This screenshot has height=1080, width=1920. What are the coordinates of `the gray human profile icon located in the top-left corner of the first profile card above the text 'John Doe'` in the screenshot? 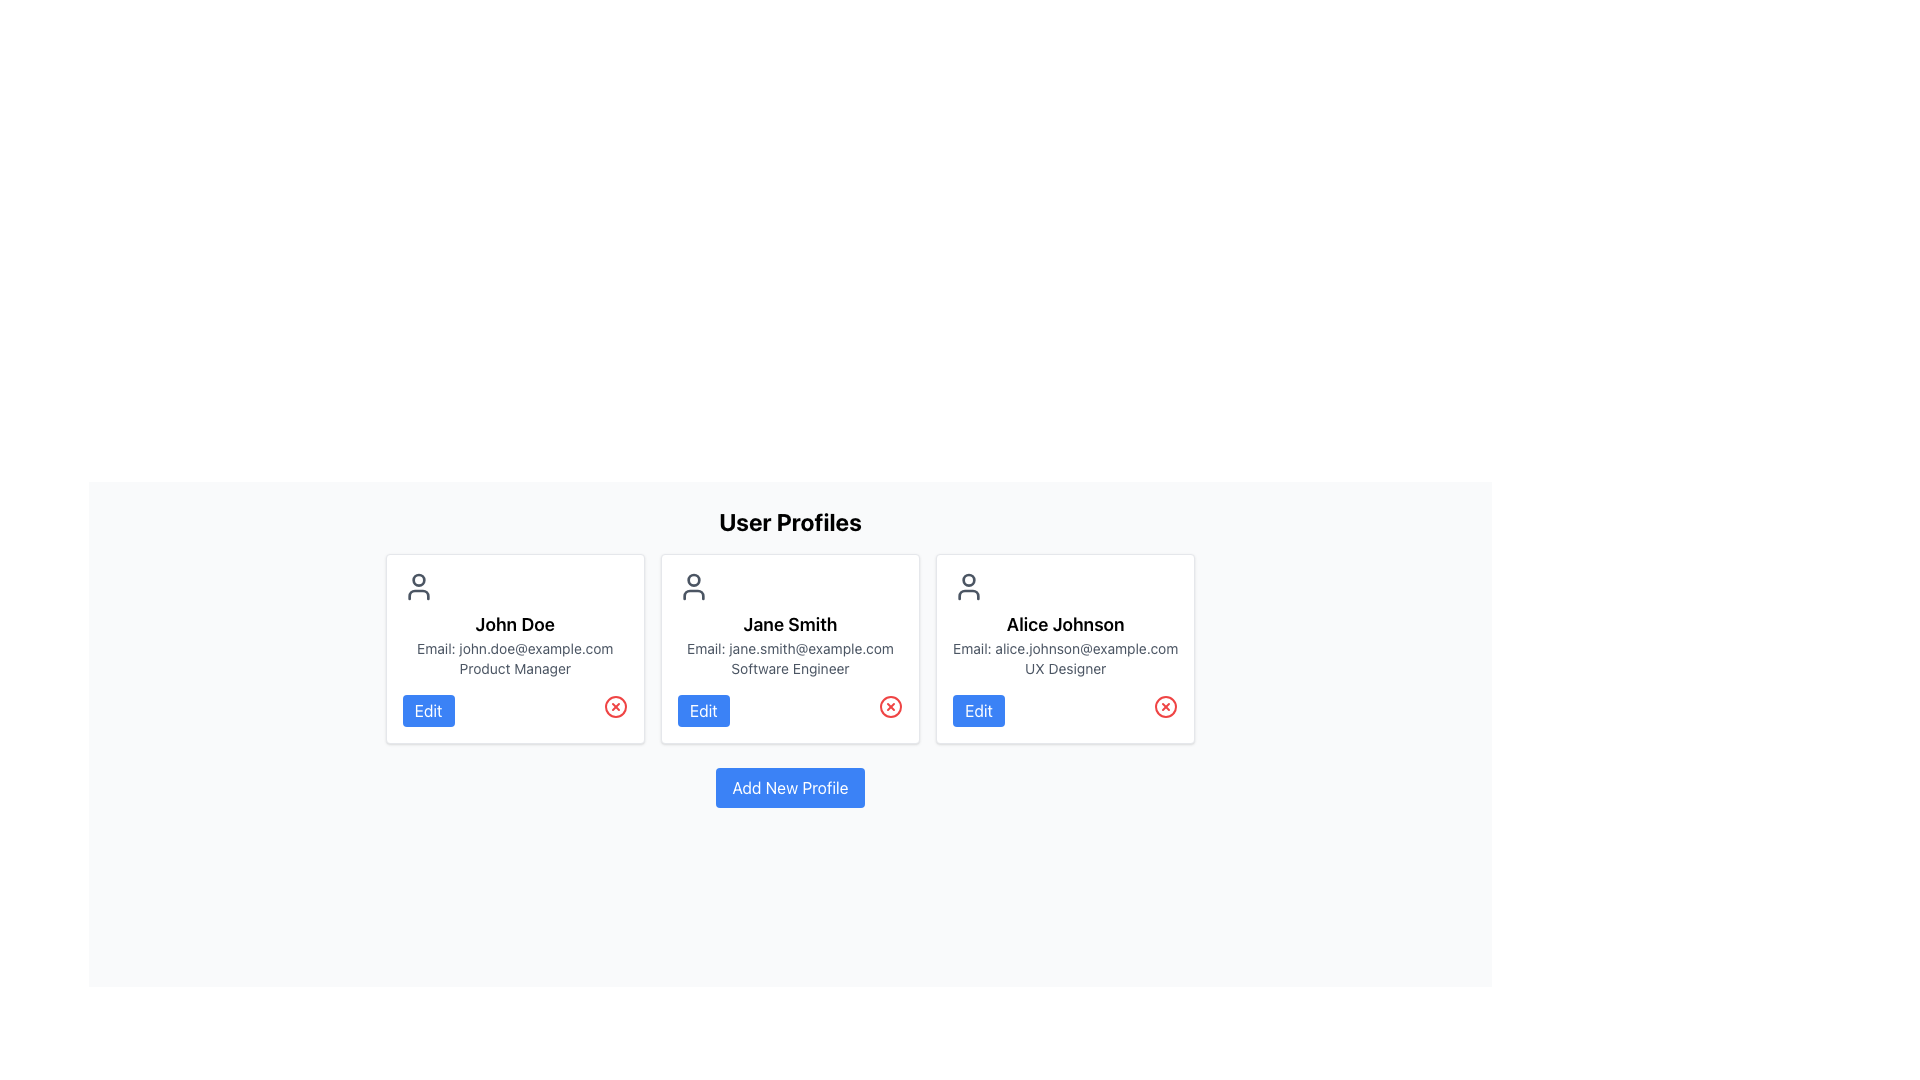 It's located at (417, 585).